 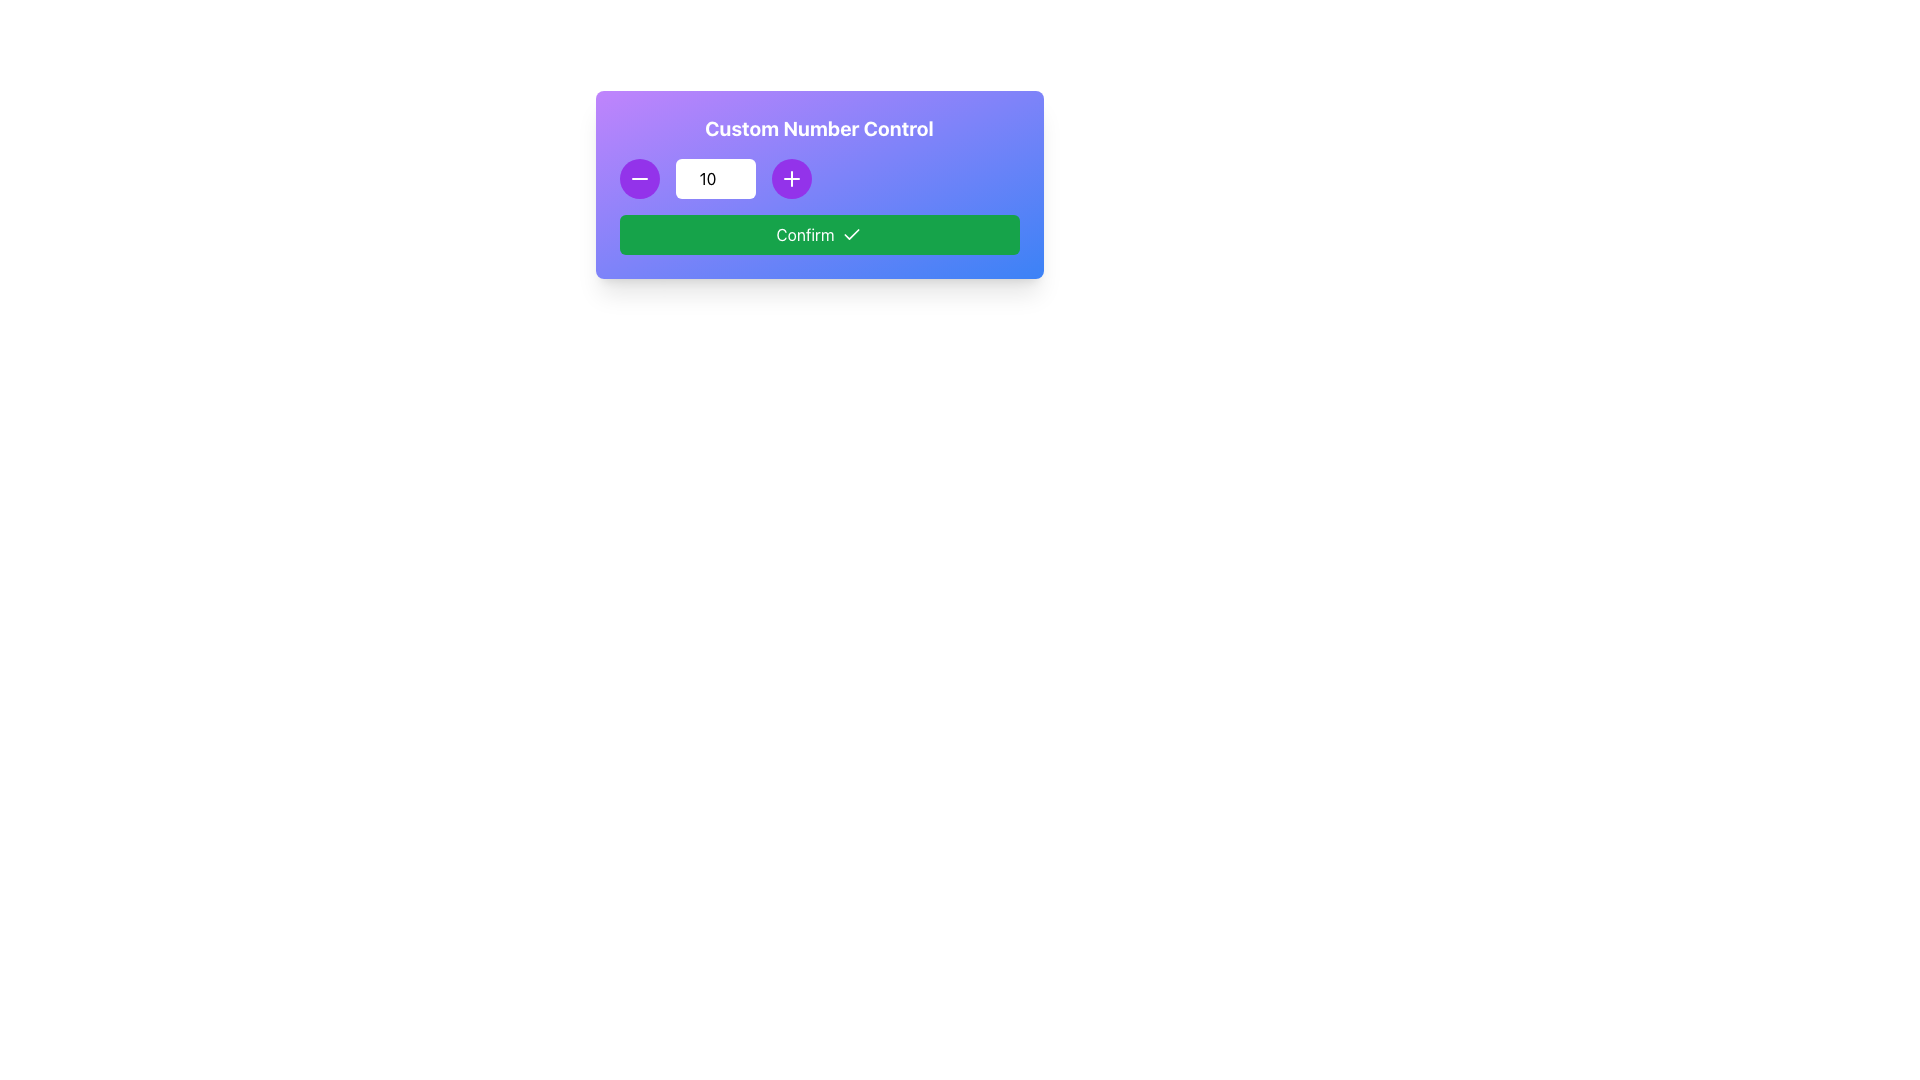 I want to click on the increment button located to the right of the numeric input box in the number control interface for keyboard interaction, so click(x=790, y=177).